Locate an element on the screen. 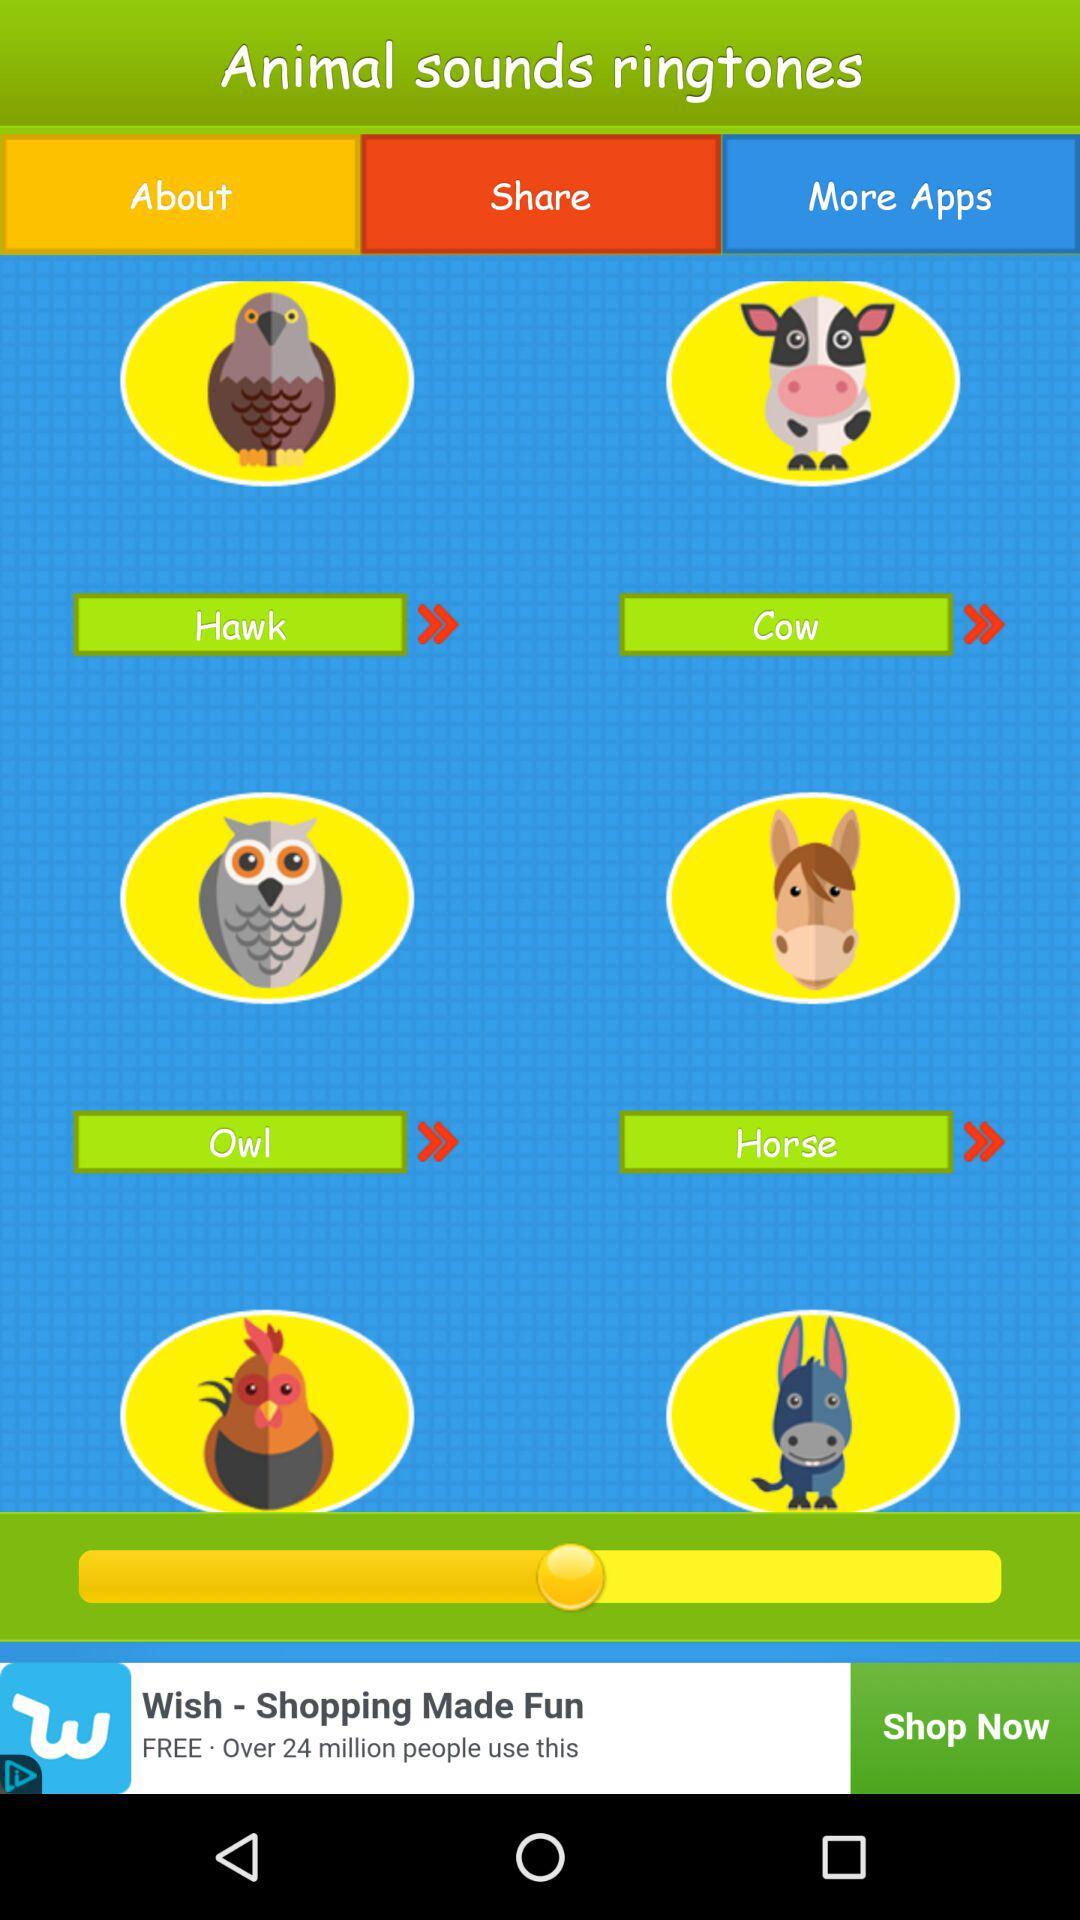 The image size is (1080, 1920). more apps button is located at coordinates (900, 194).